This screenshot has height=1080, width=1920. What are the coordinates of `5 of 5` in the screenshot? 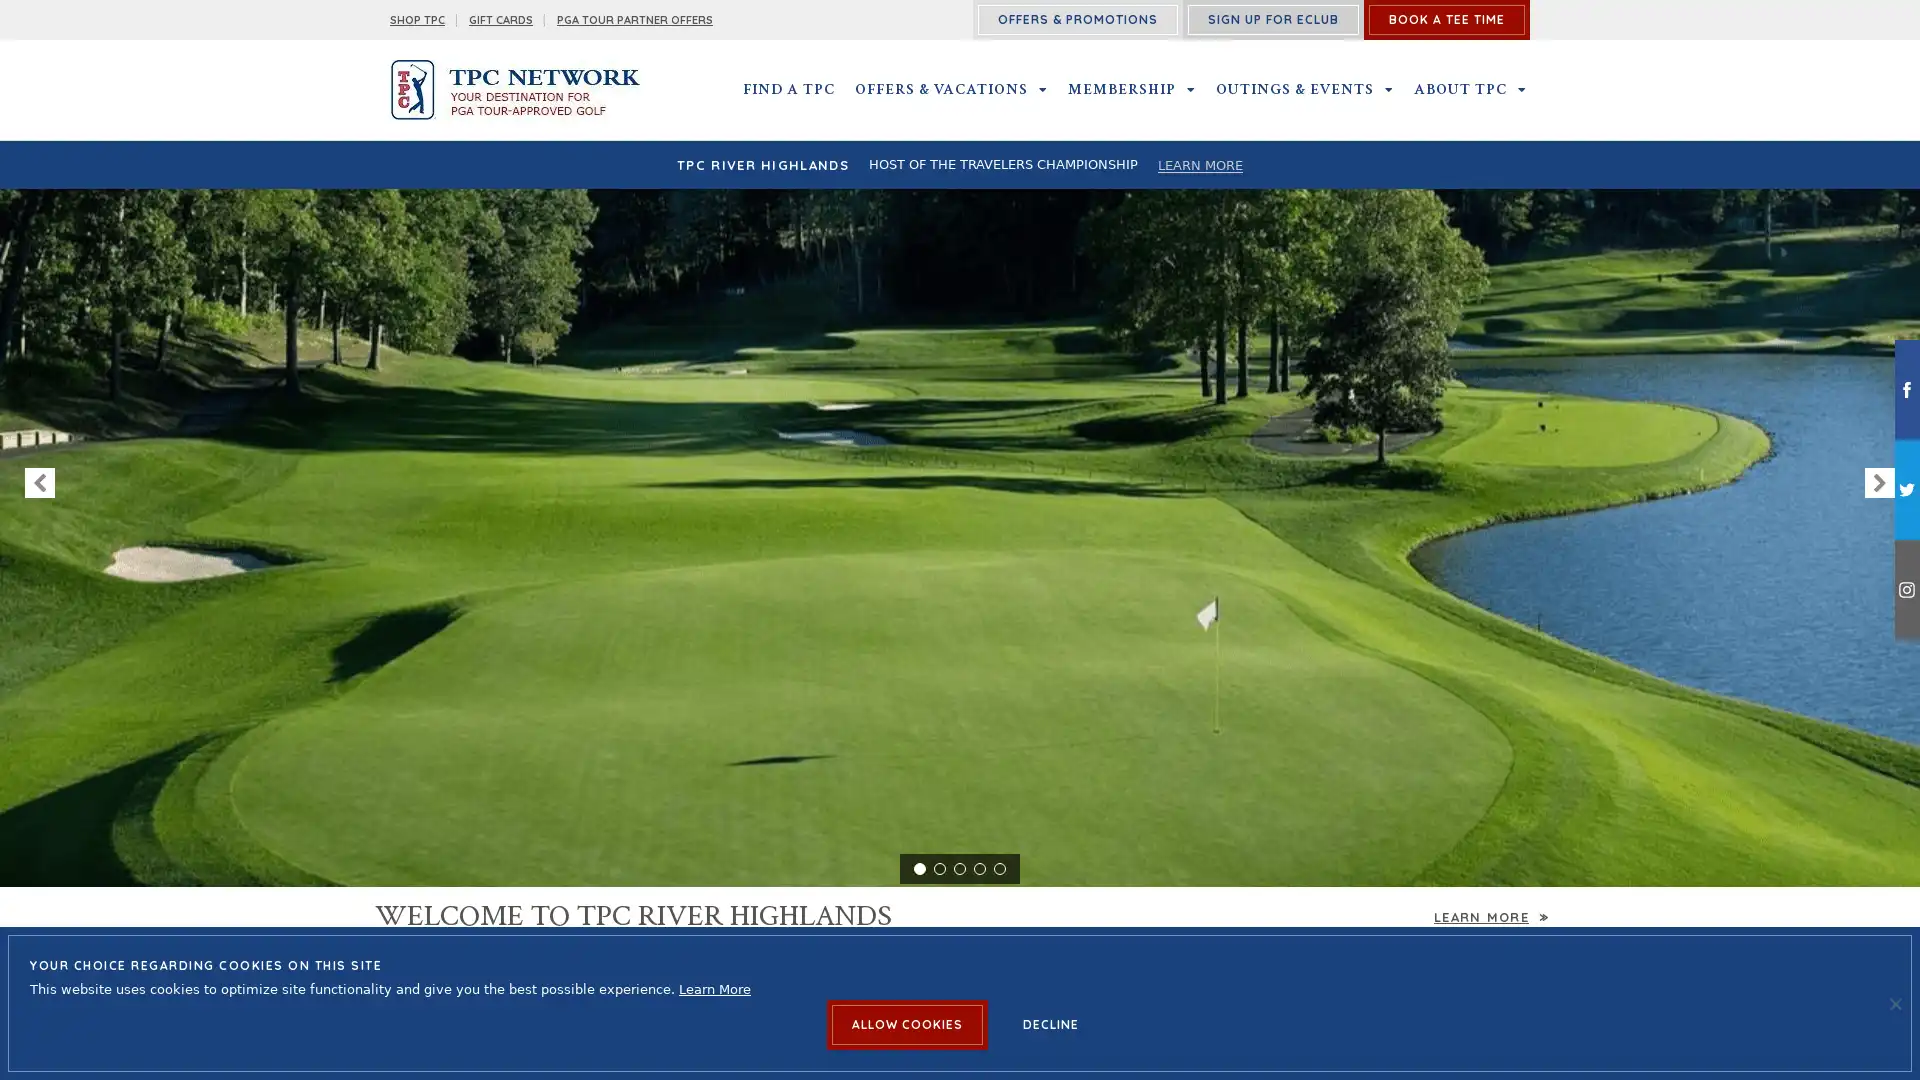 It's located at (999, 867).